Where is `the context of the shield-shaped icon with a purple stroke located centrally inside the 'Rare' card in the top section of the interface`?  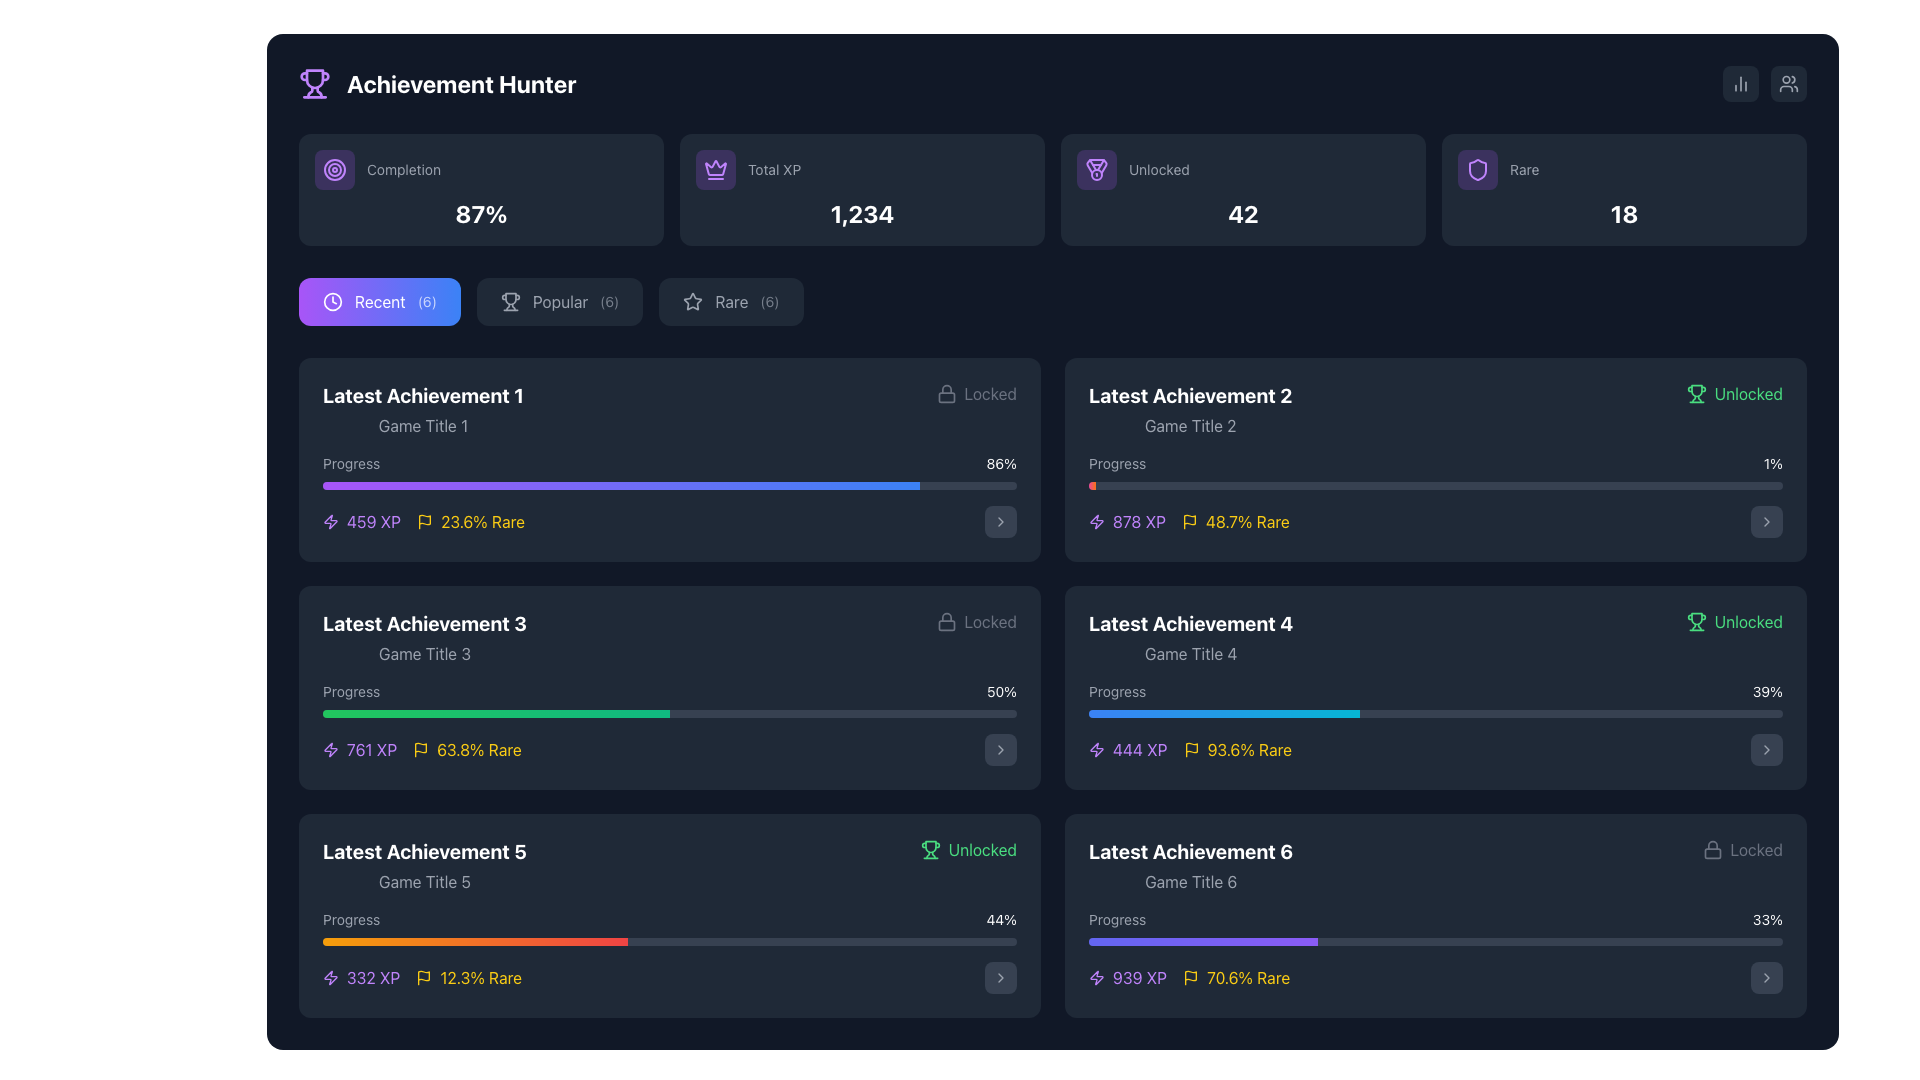
the context of the shield-shaped icon with a purple stroke located centrally inside the 'Rare' card in the top section of the interface is located at coordinates (1478, 168).